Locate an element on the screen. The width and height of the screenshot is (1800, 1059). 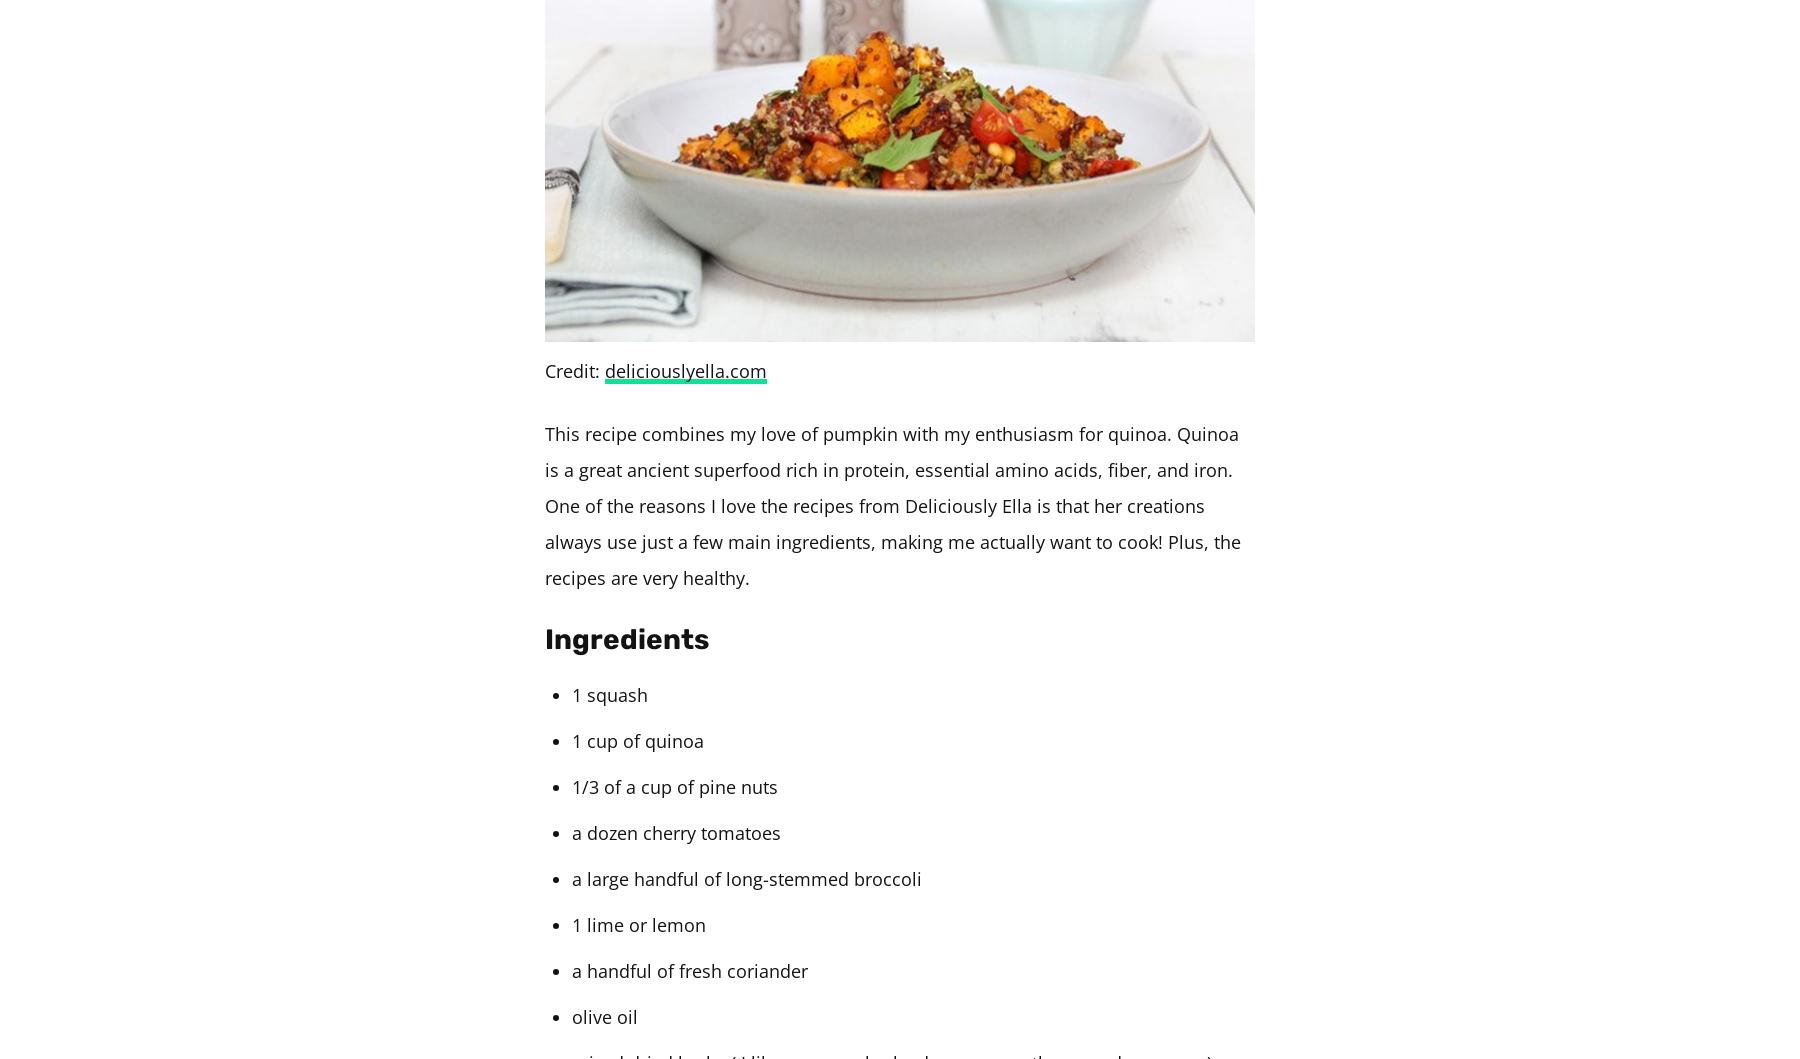
'Credit:' is located at coordinates (574, 369).